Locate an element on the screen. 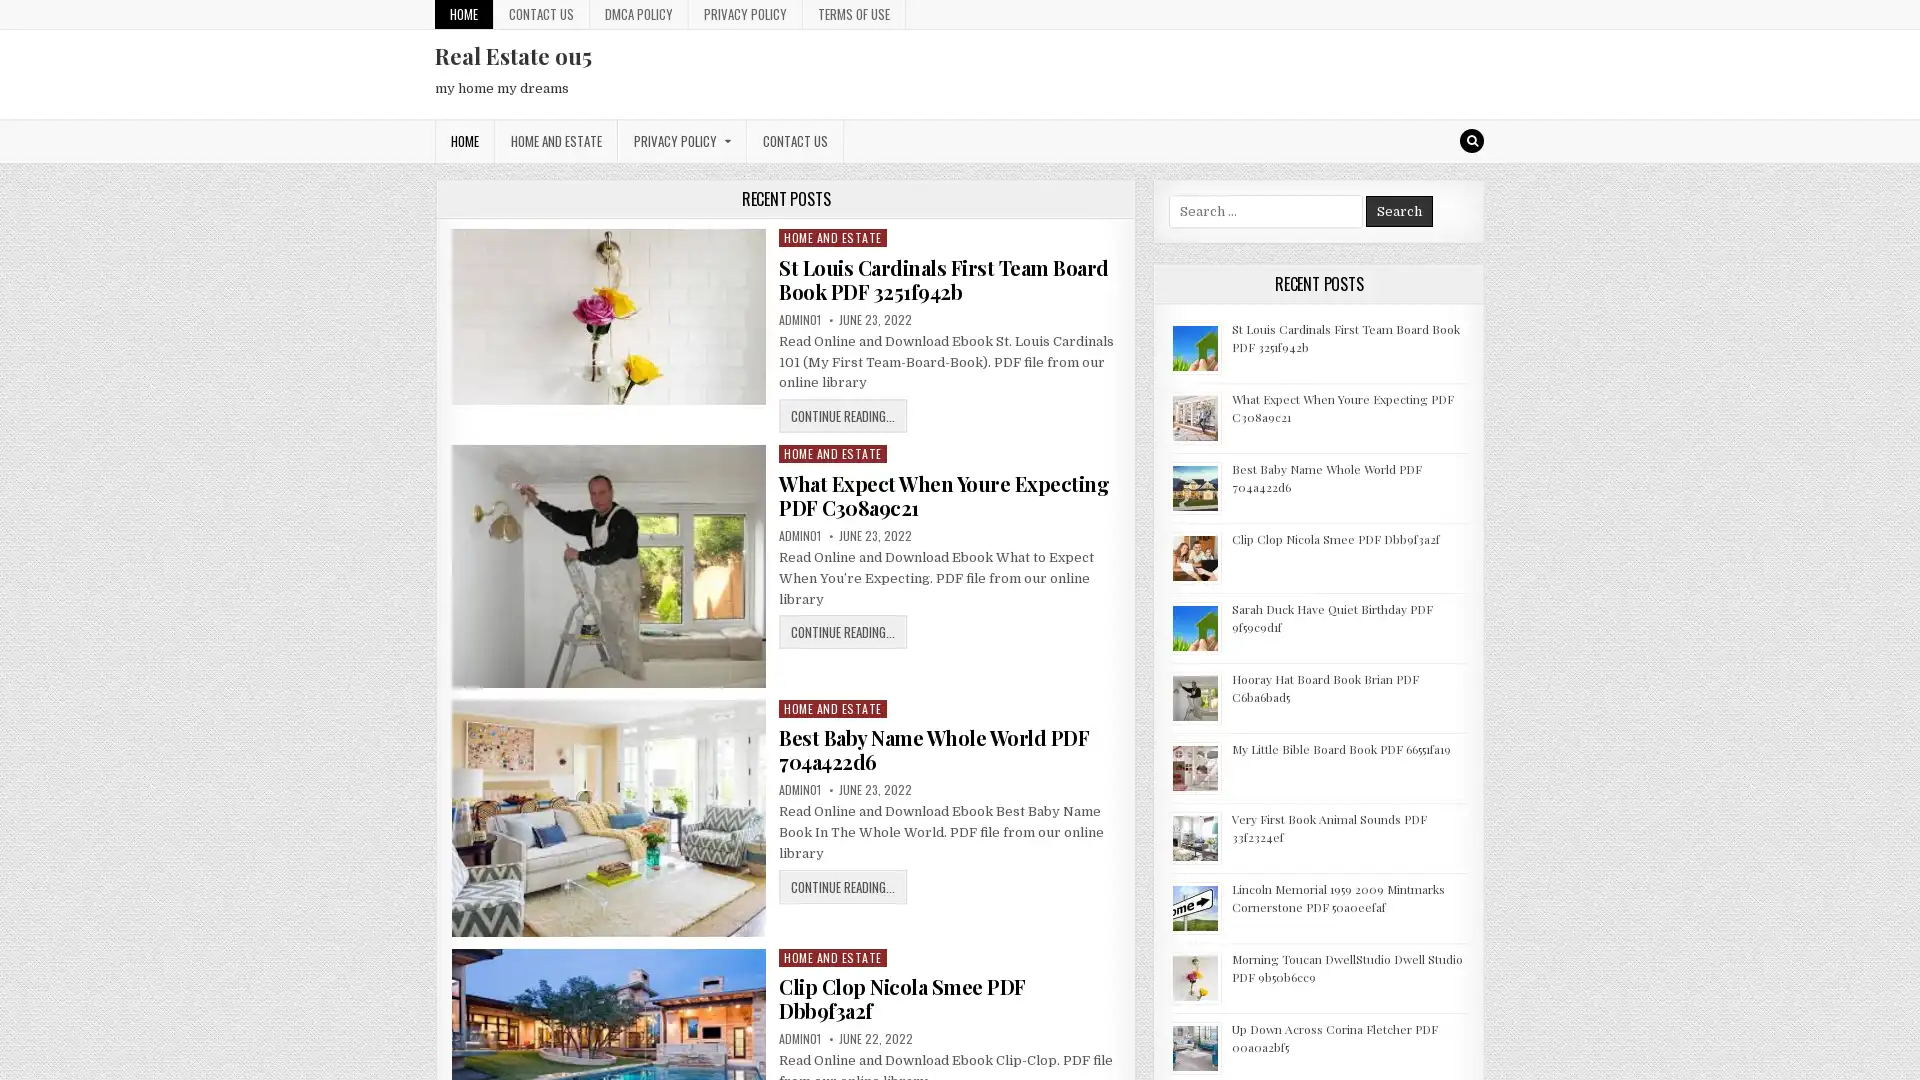 This screenshot has height=1080, width=1920. Search is located at coordinates (1398, 211).